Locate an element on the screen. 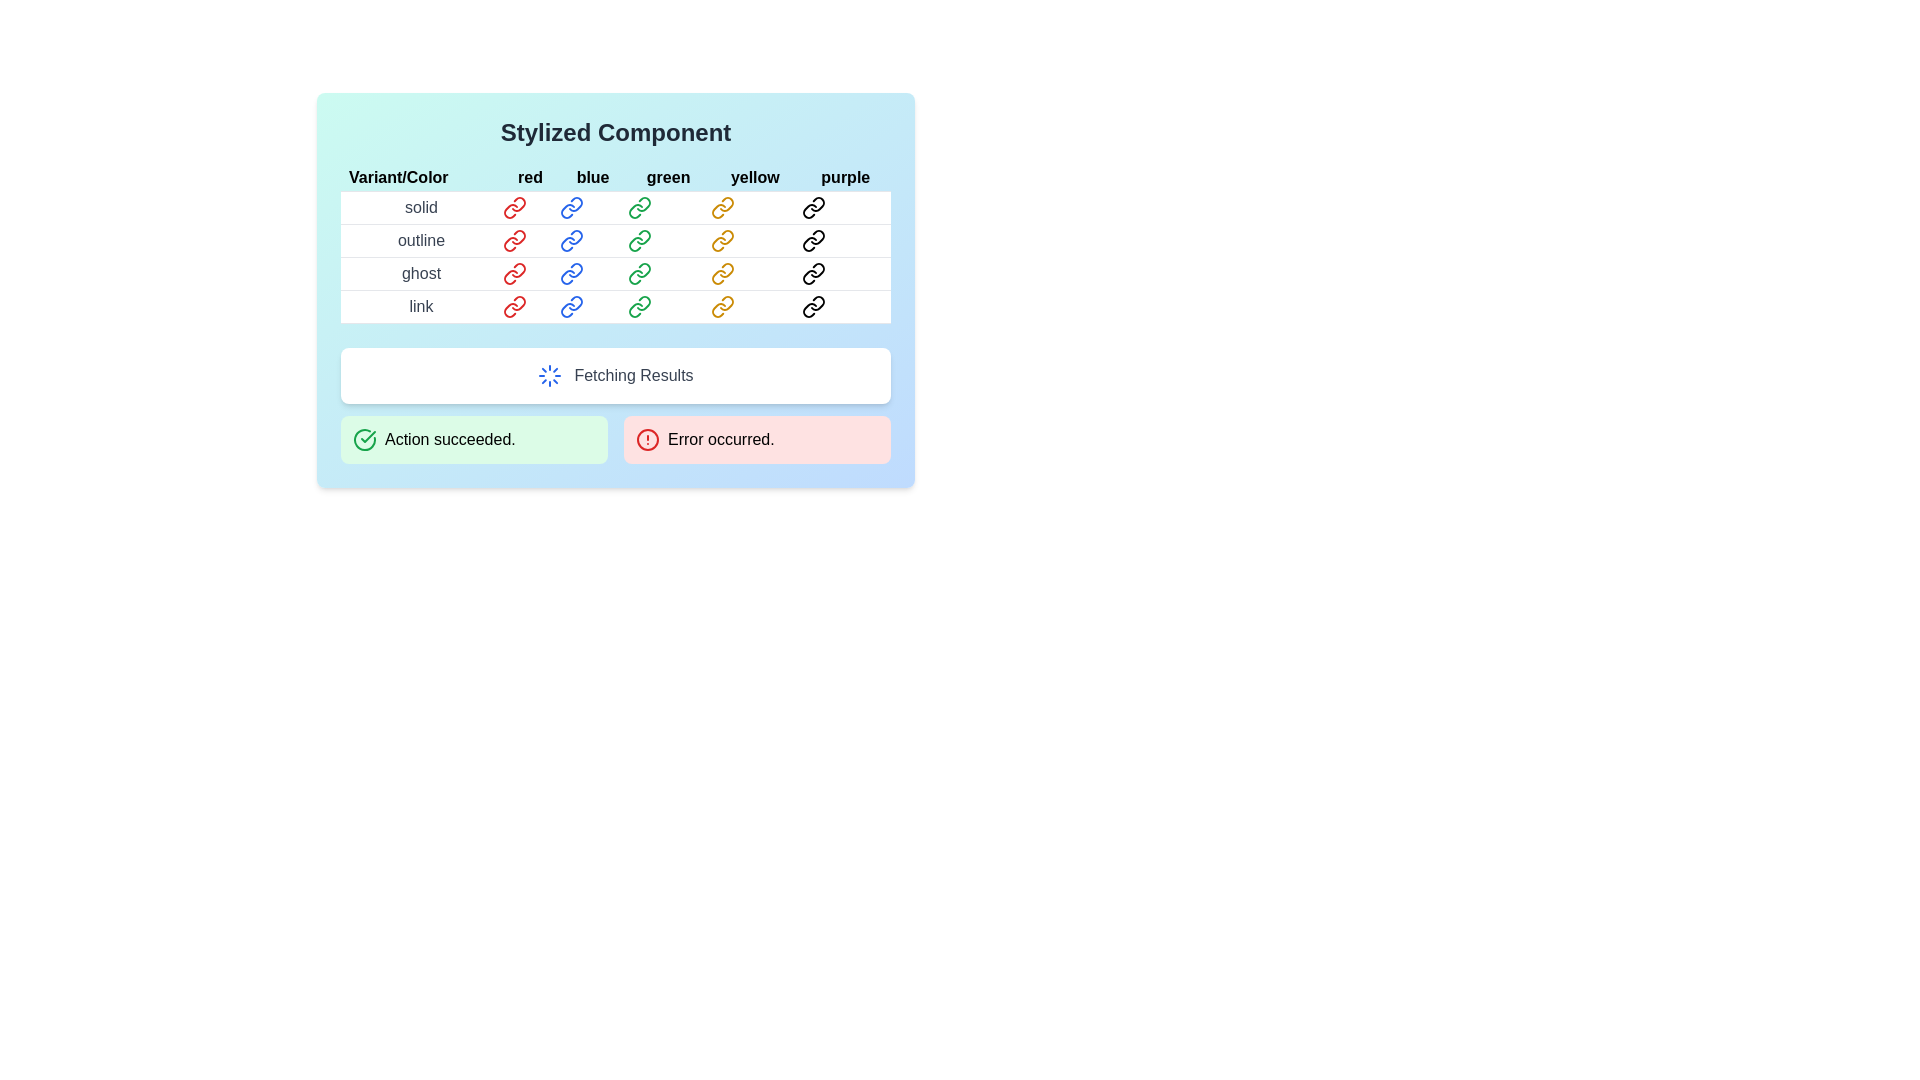  the Link icon representing the 'ghost red' property is located at coordinates (514, 273).